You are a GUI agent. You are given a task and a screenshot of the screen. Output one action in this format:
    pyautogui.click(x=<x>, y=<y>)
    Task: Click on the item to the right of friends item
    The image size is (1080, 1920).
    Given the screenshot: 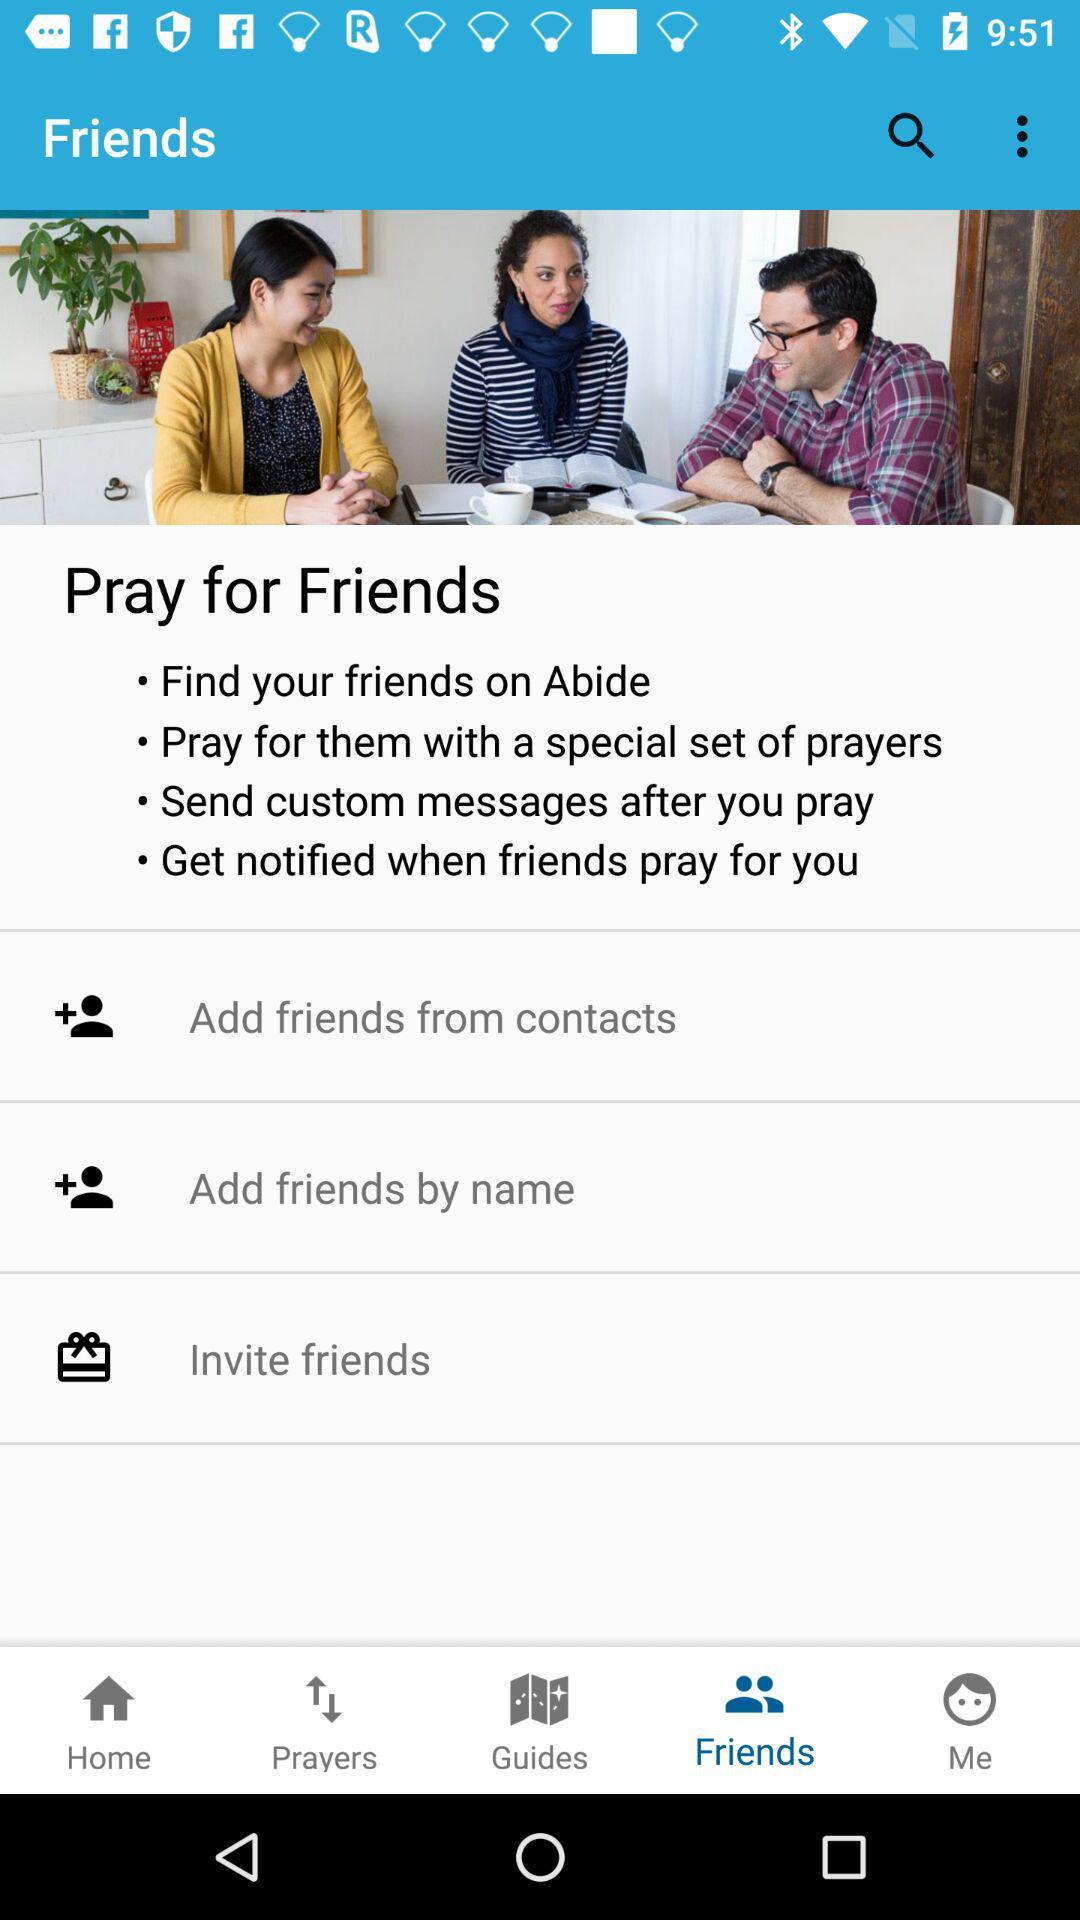 What is the action you would take?
    pyautogui.click(x=911, y=135)
    